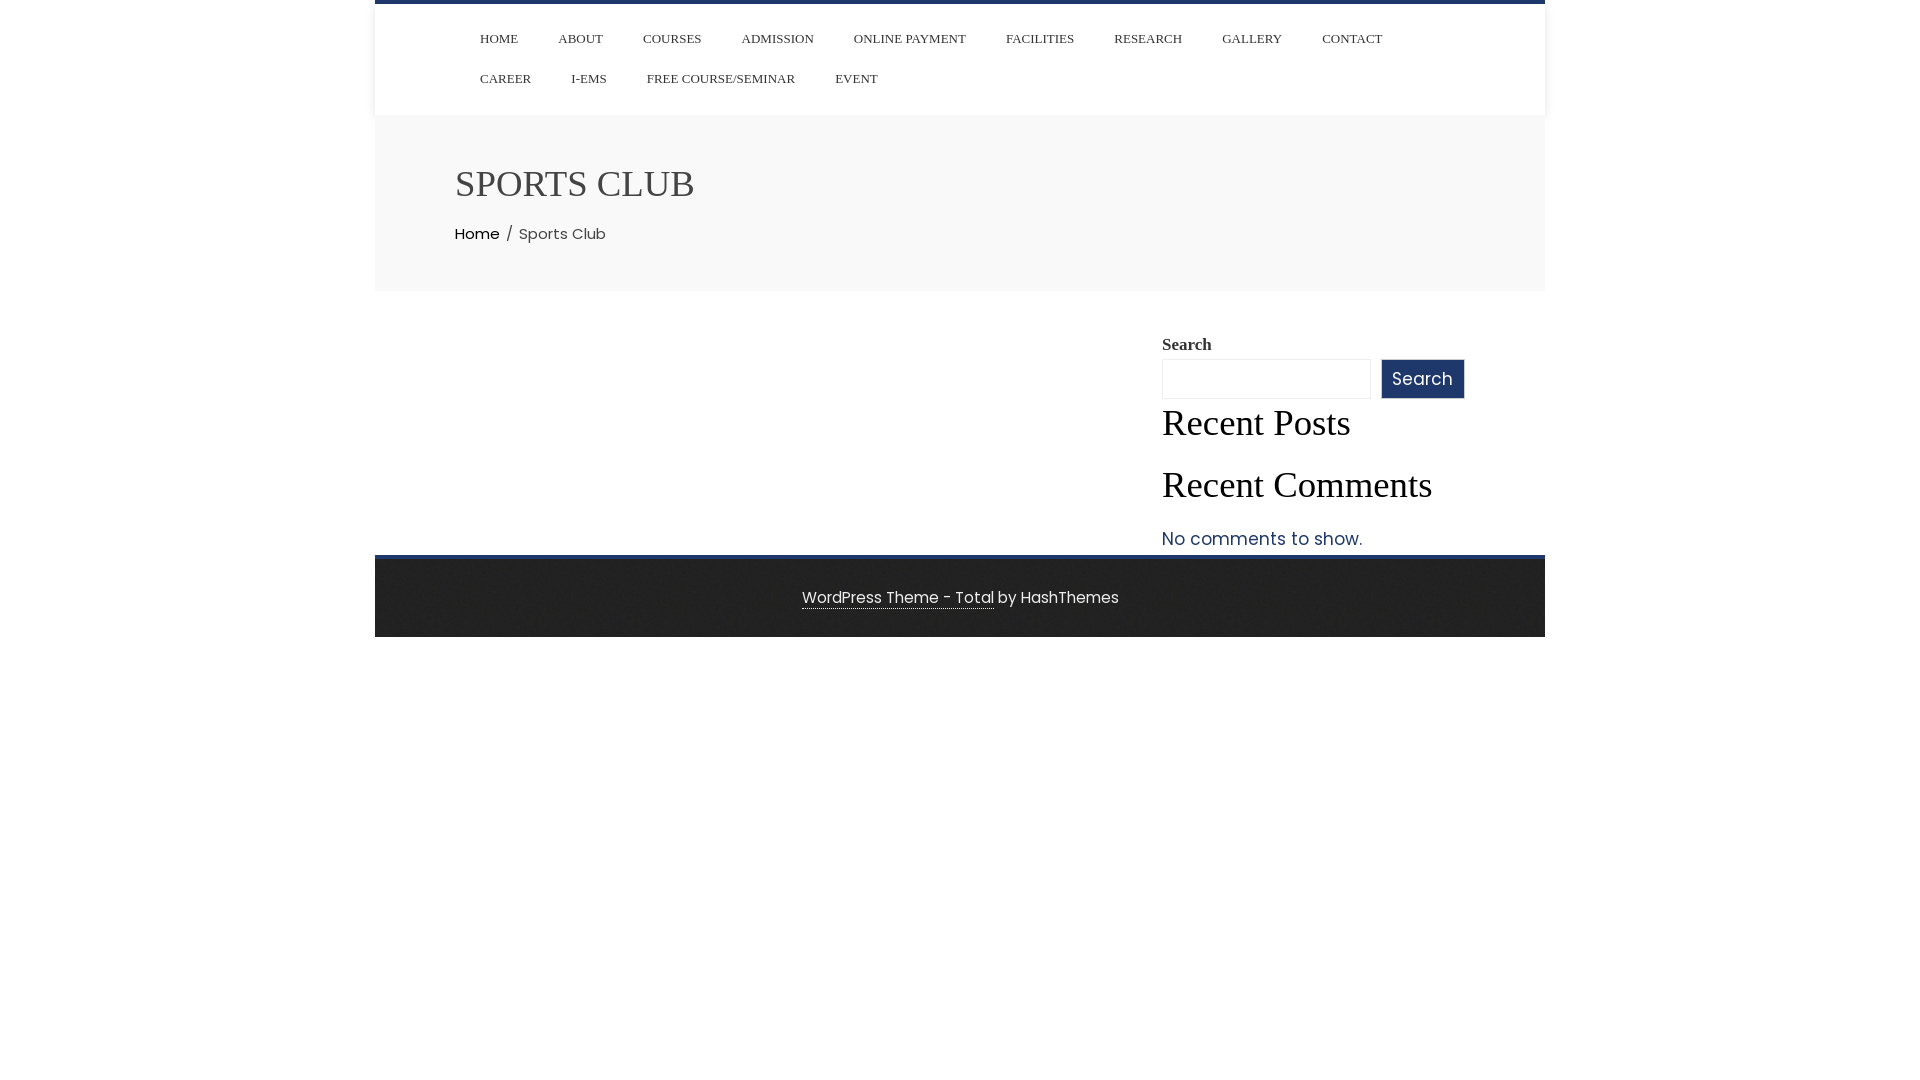 Image resolution: width=1920 pixels, height=1080 pixels. Describe the element at coordinates (990, 38) in the screenshot. I see `'FACILITIES'` at that location.